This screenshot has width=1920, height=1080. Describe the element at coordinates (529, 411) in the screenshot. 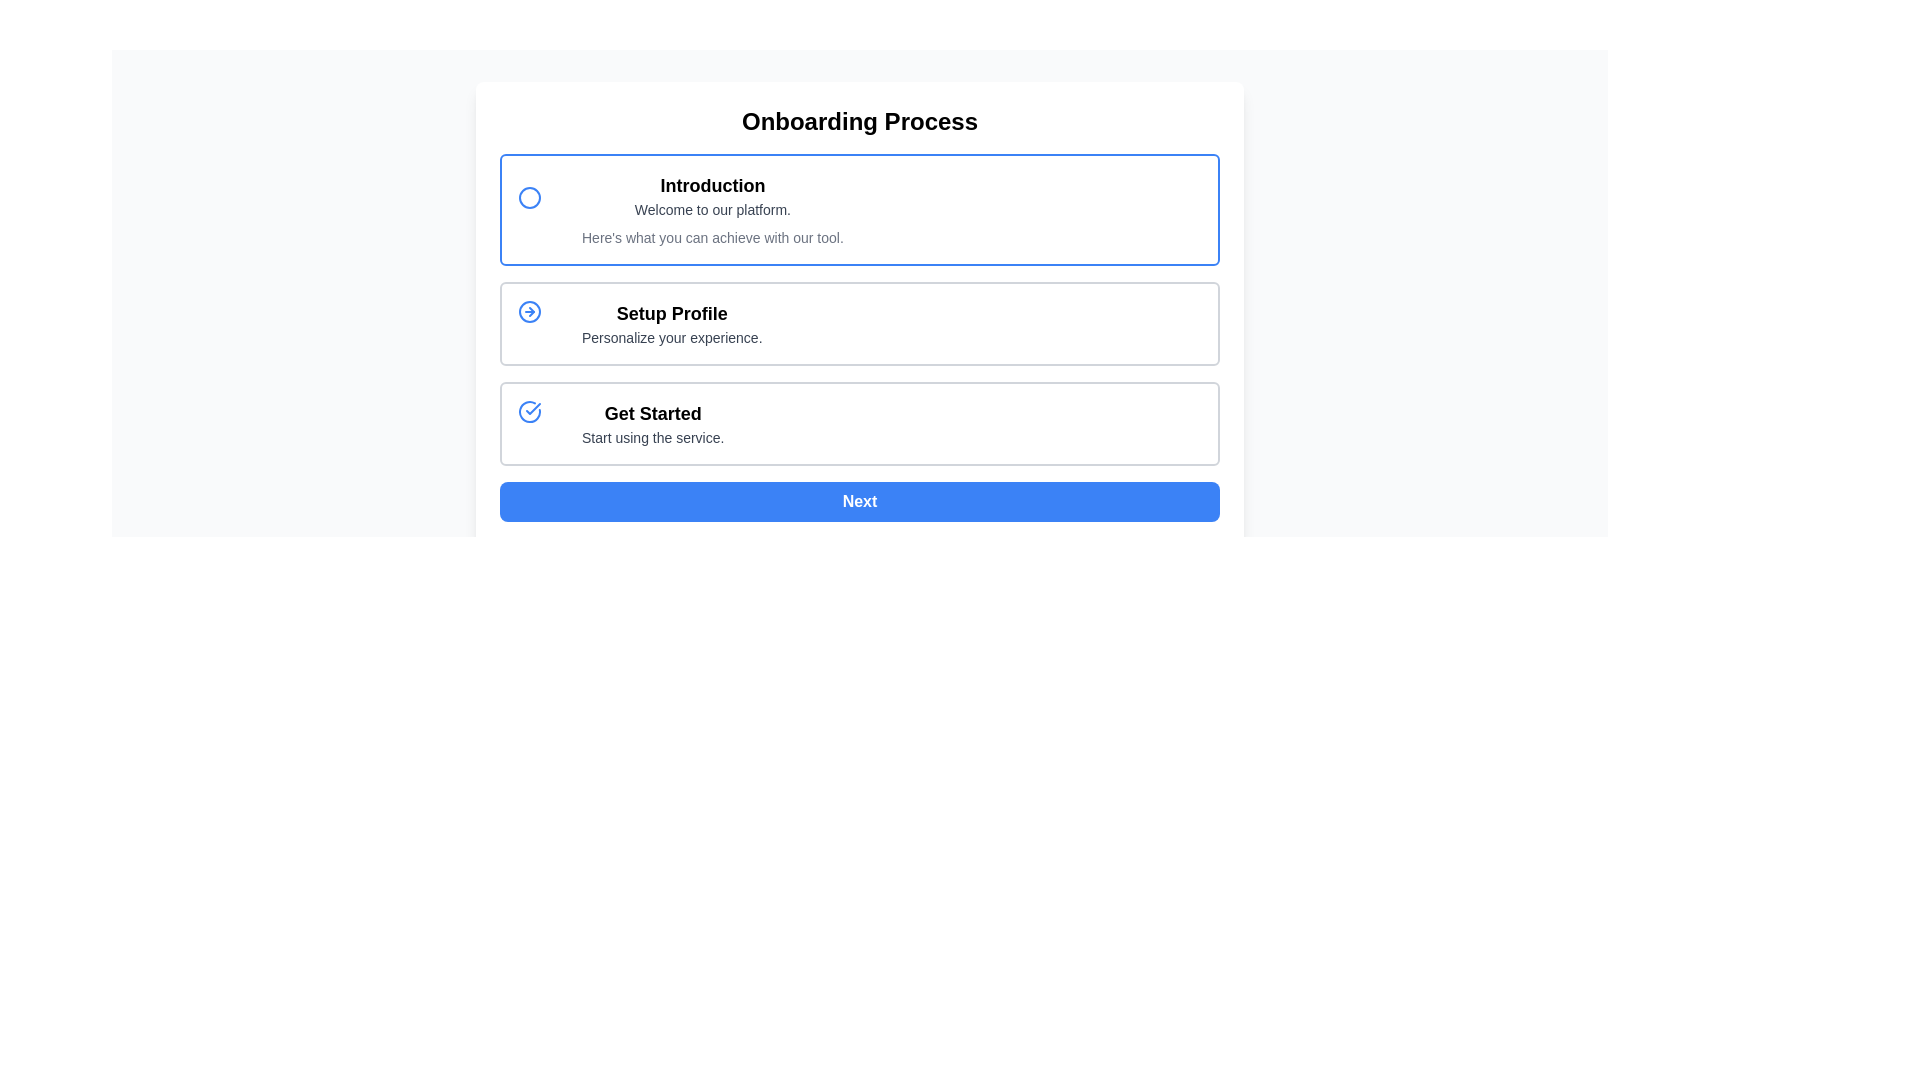

I see `the blue circular icon with a checkmark located in the 'Get Started' section of the onboarding steps list` at that location.